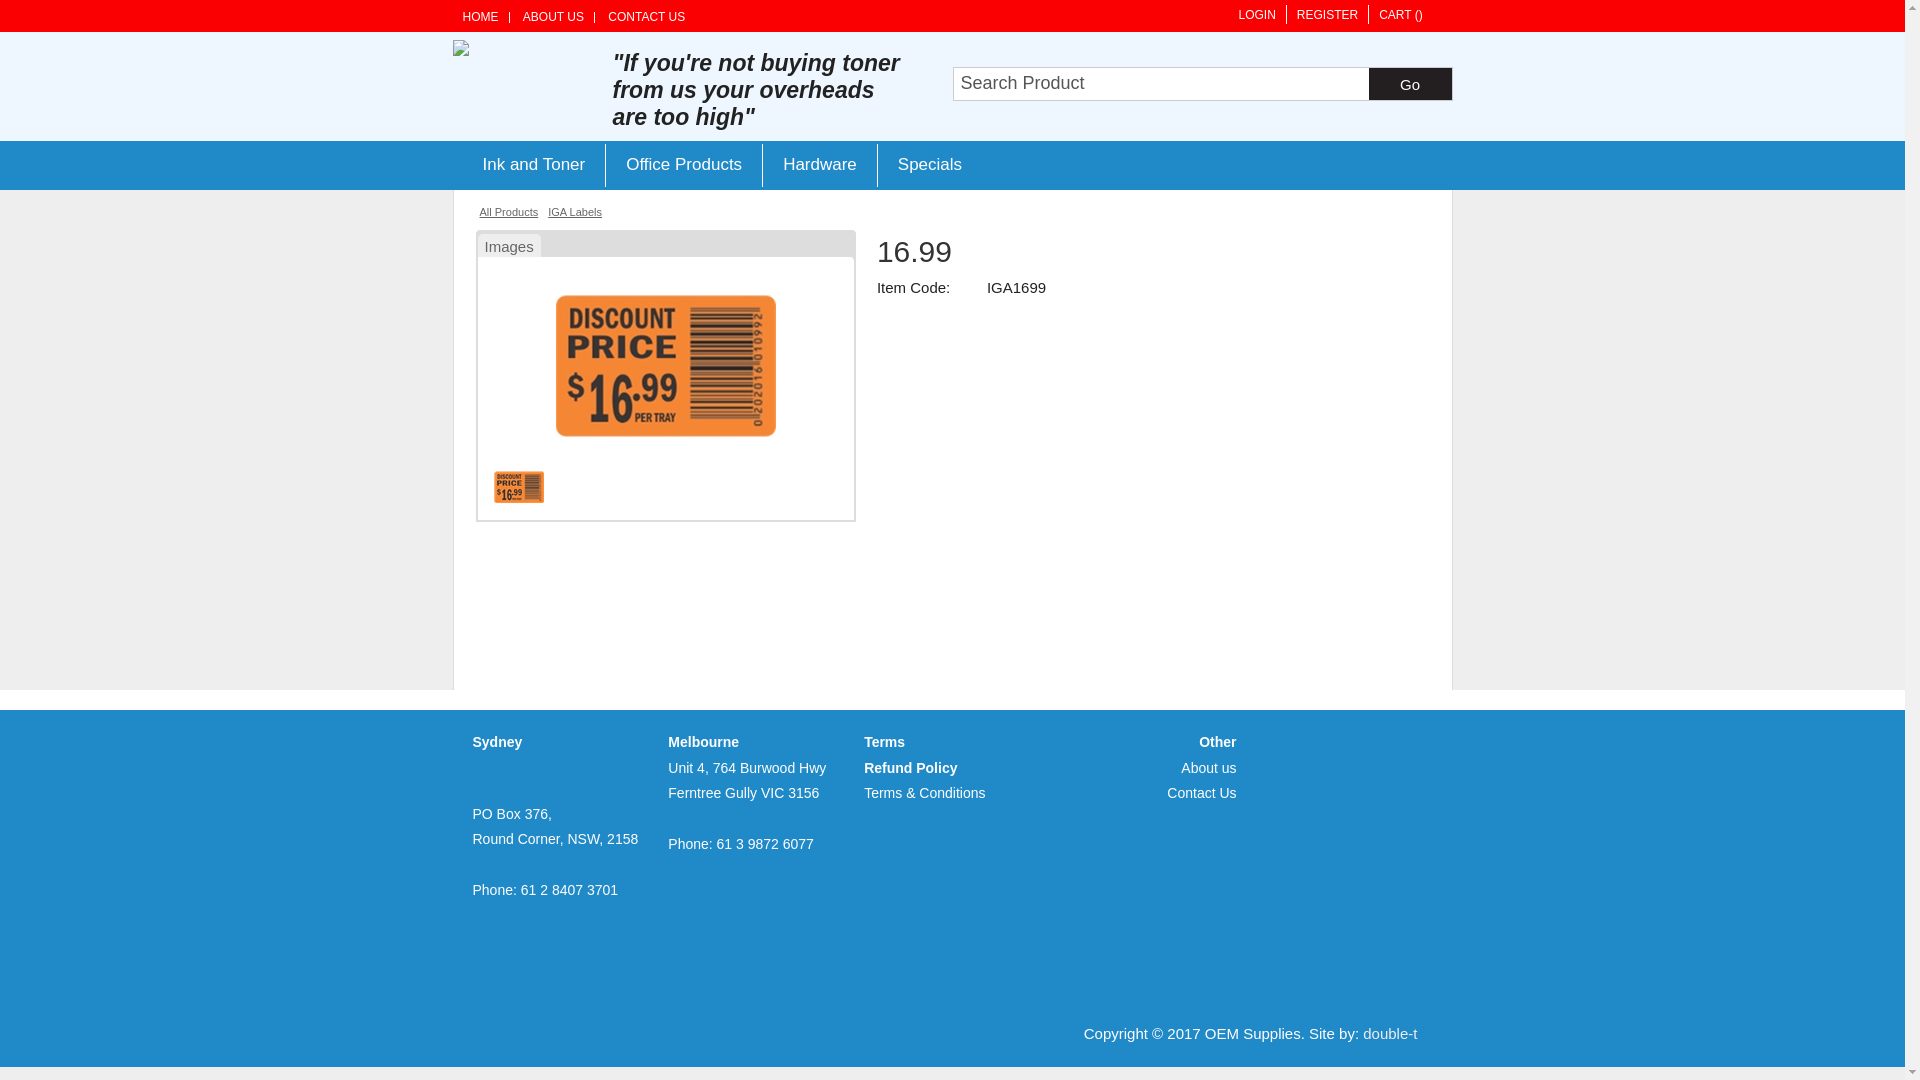 The width and height of the screenshot is (1920, 1080). I want to click on 'Click to Enlarge', so click(666, 365).